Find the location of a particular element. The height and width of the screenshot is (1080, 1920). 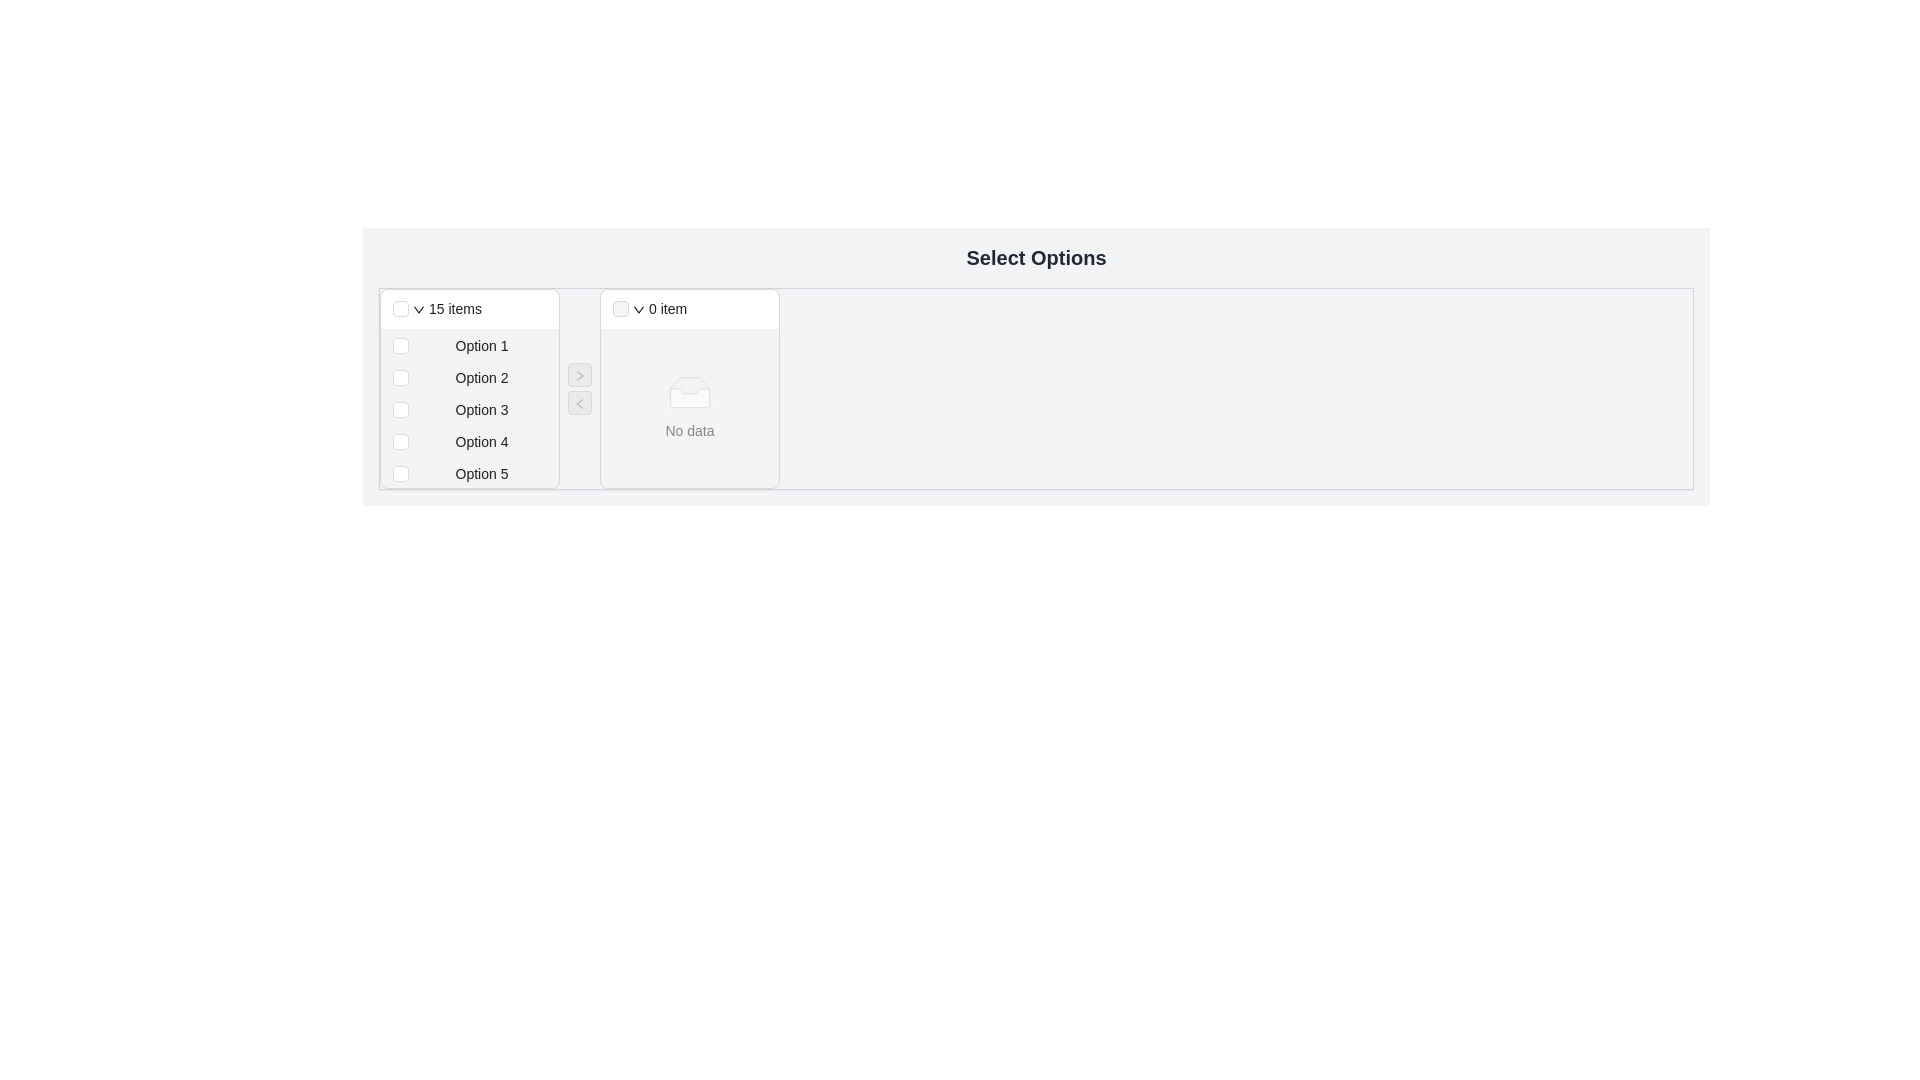

the checkbox associated with 'Option 5' is located at coordinates (469, 474).